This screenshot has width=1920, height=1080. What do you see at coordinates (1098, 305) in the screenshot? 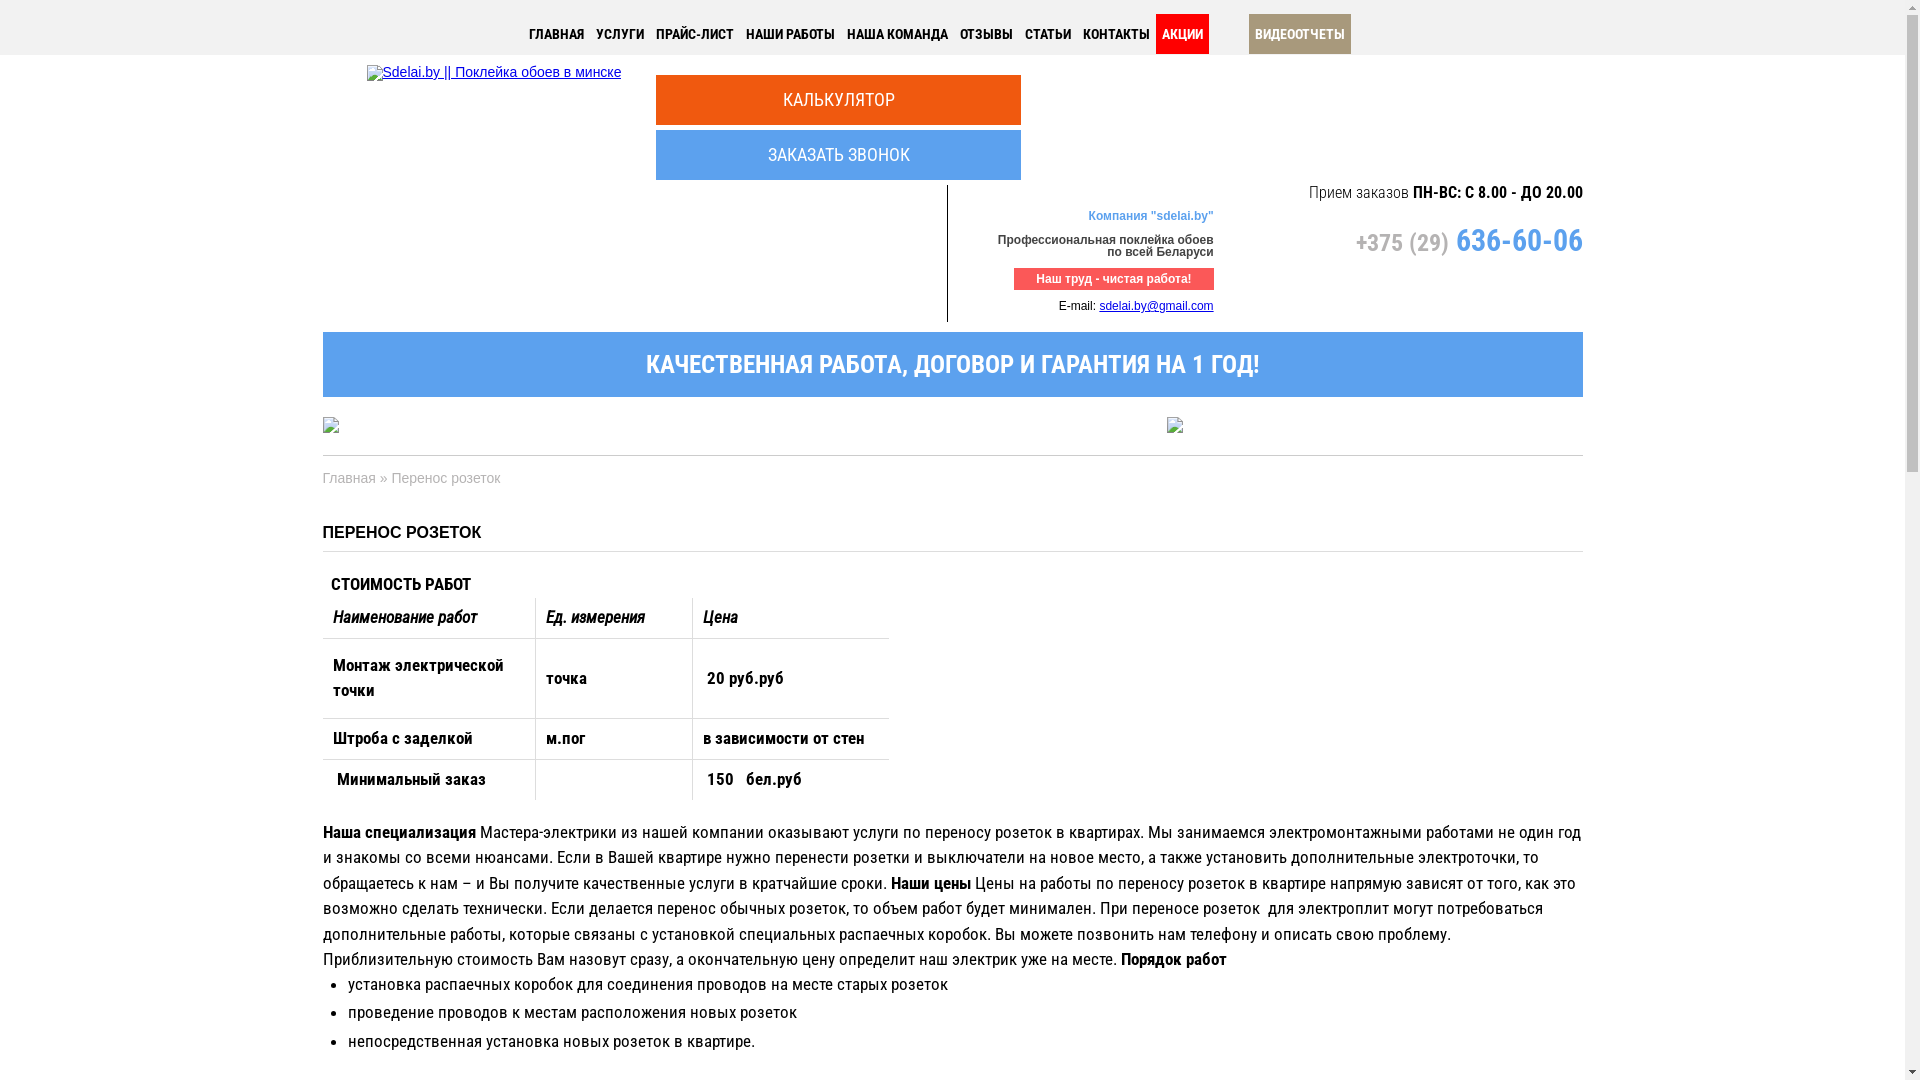
I see `'sdelai.by@gmail.com'` at bounding box center [1098, 305].